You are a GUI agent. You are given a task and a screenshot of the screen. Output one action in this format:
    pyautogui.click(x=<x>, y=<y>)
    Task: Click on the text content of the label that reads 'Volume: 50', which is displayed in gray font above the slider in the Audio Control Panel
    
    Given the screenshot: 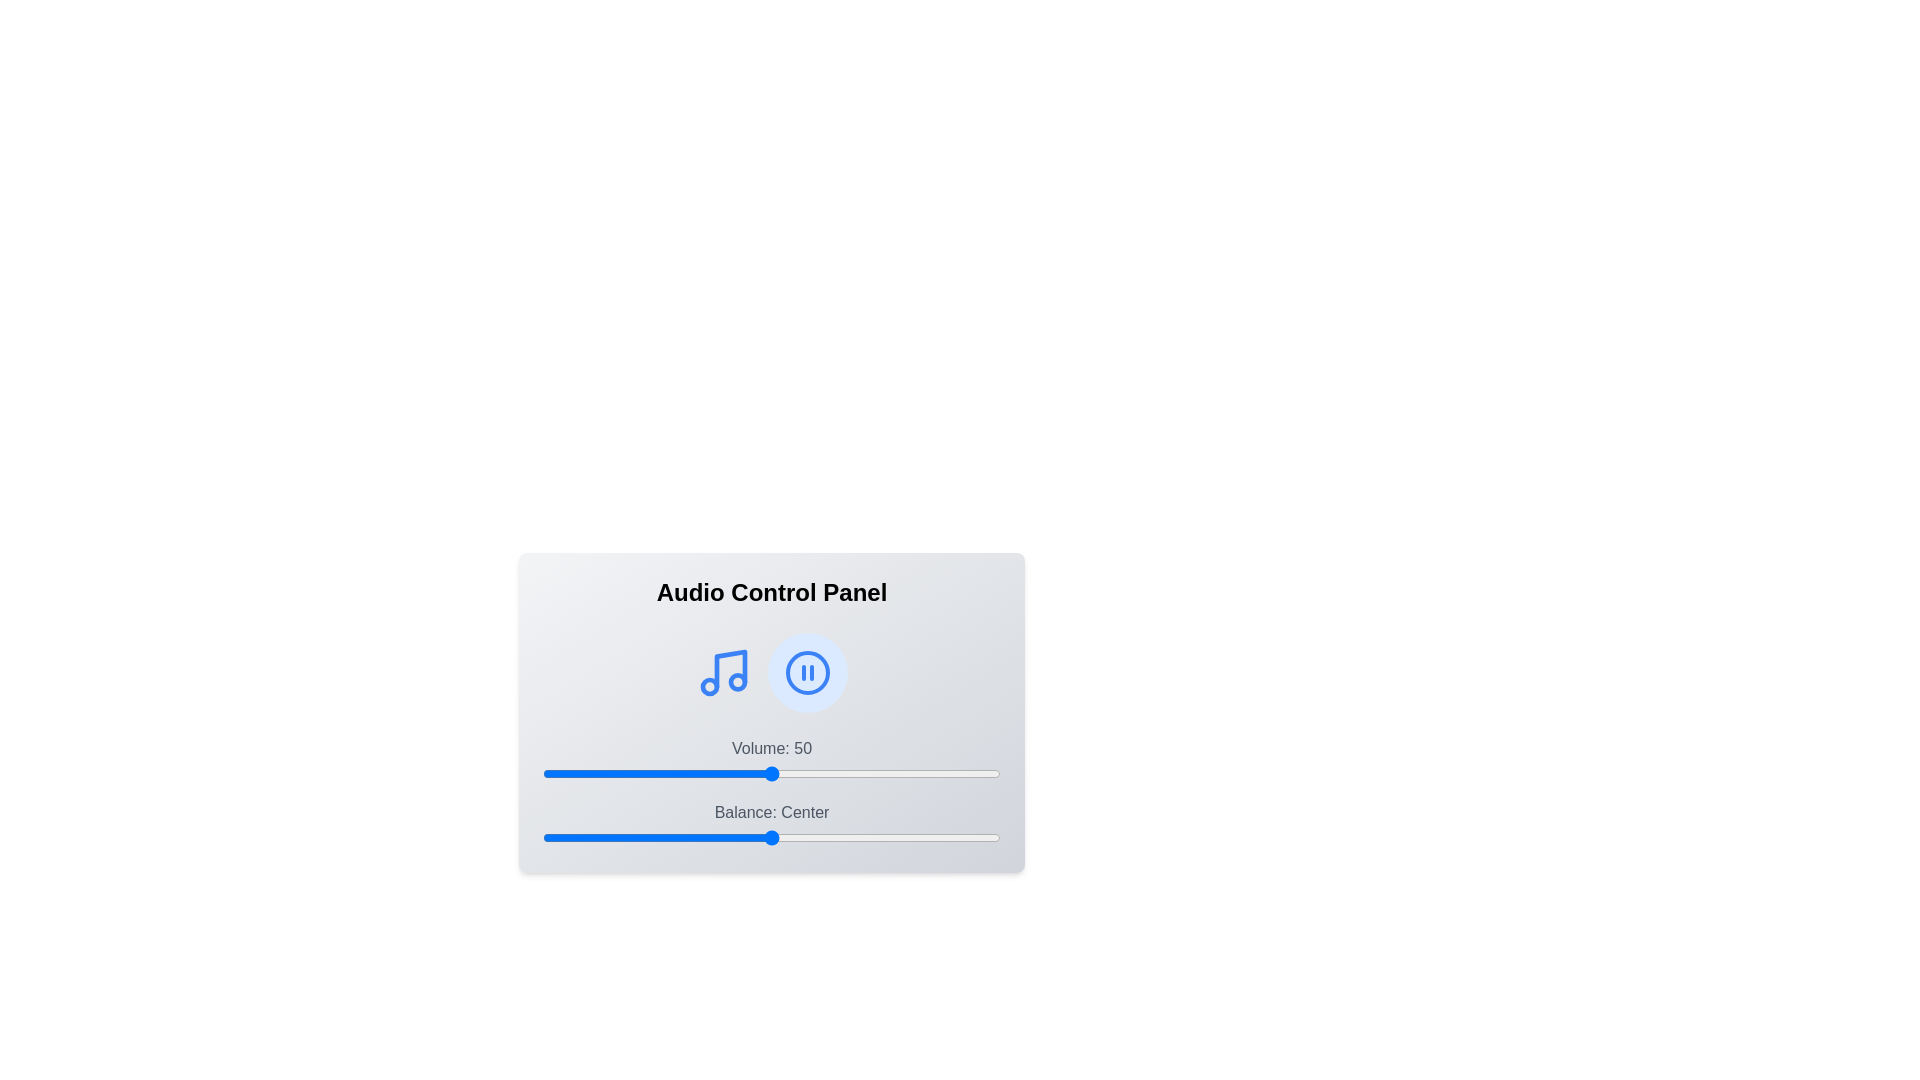 What is the action you would take?
    pyautogui.click(x=771, y=748)
    